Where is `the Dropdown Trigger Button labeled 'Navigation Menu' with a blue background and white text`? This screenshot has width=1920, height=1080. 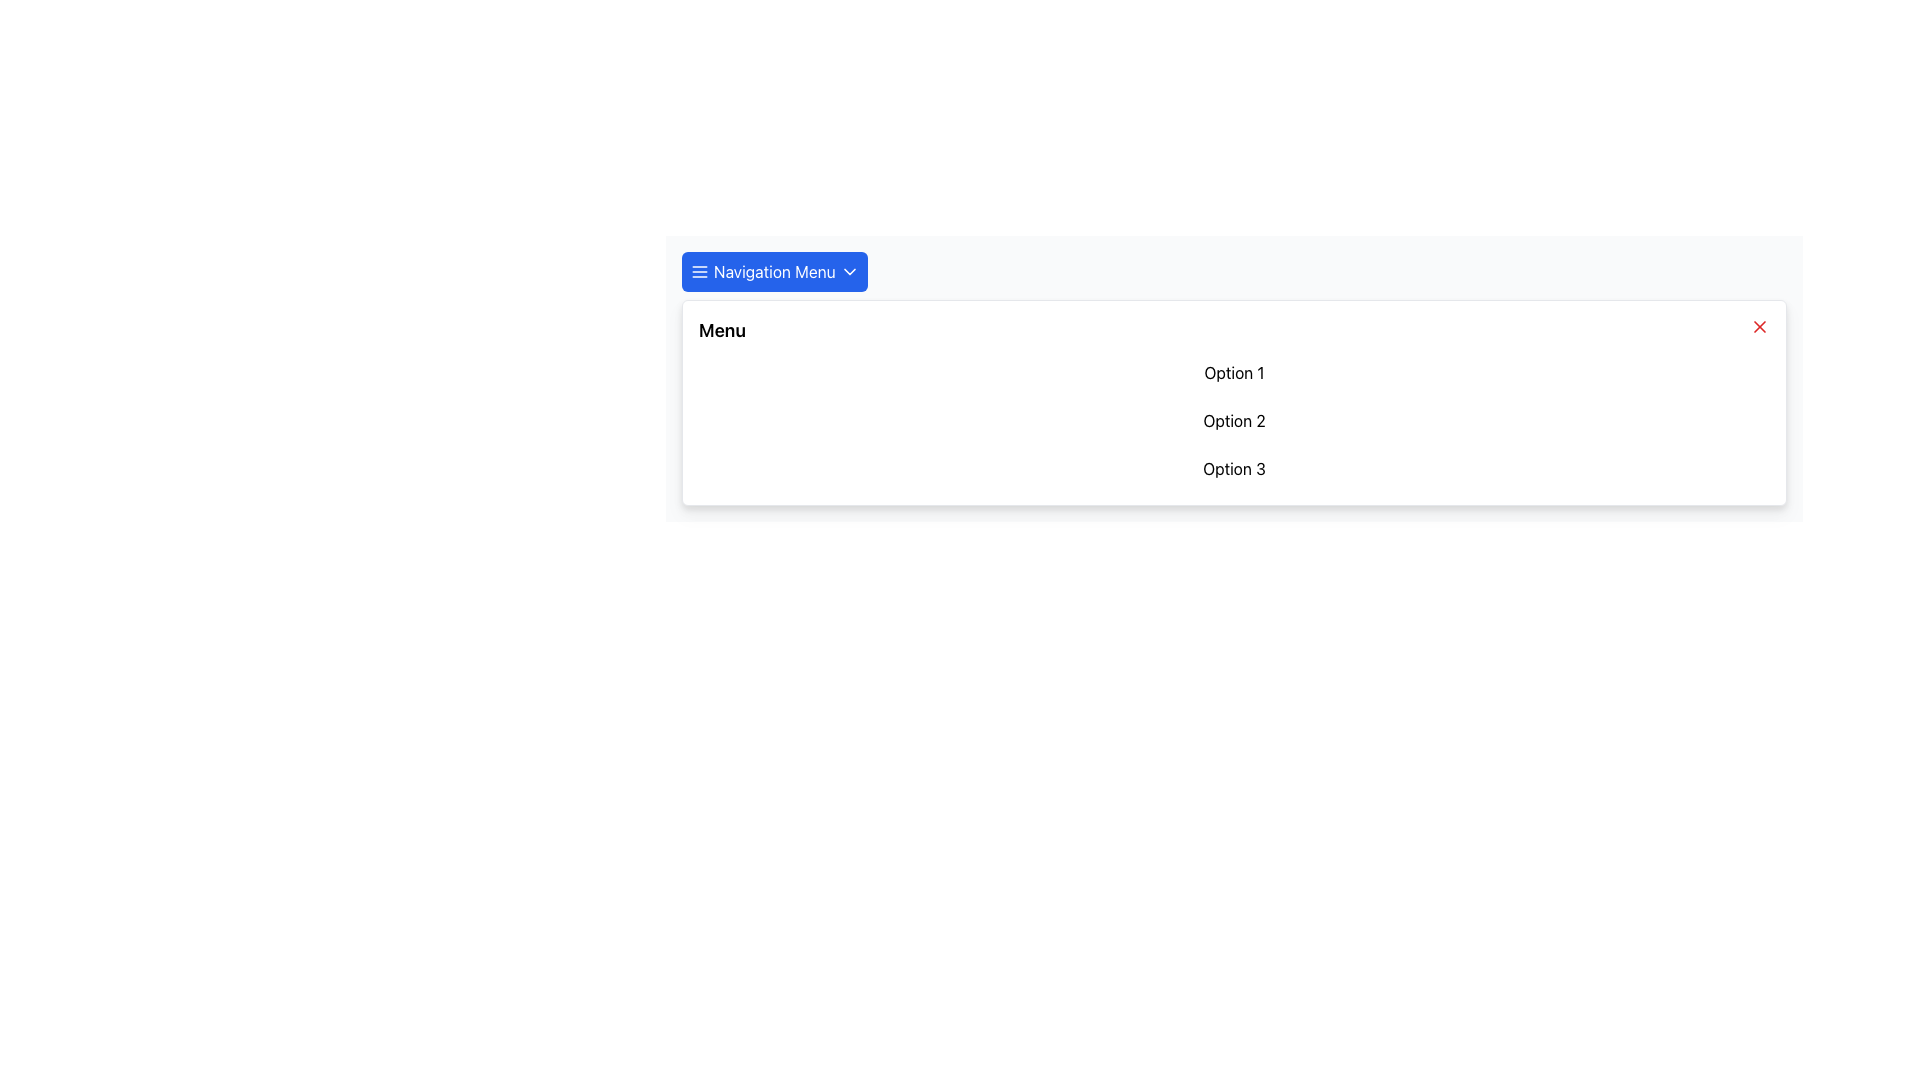
the Dropdown Trigger Button labeled 'Navigation Menu' with a blue background and white text is located at coordinates (773, 272).